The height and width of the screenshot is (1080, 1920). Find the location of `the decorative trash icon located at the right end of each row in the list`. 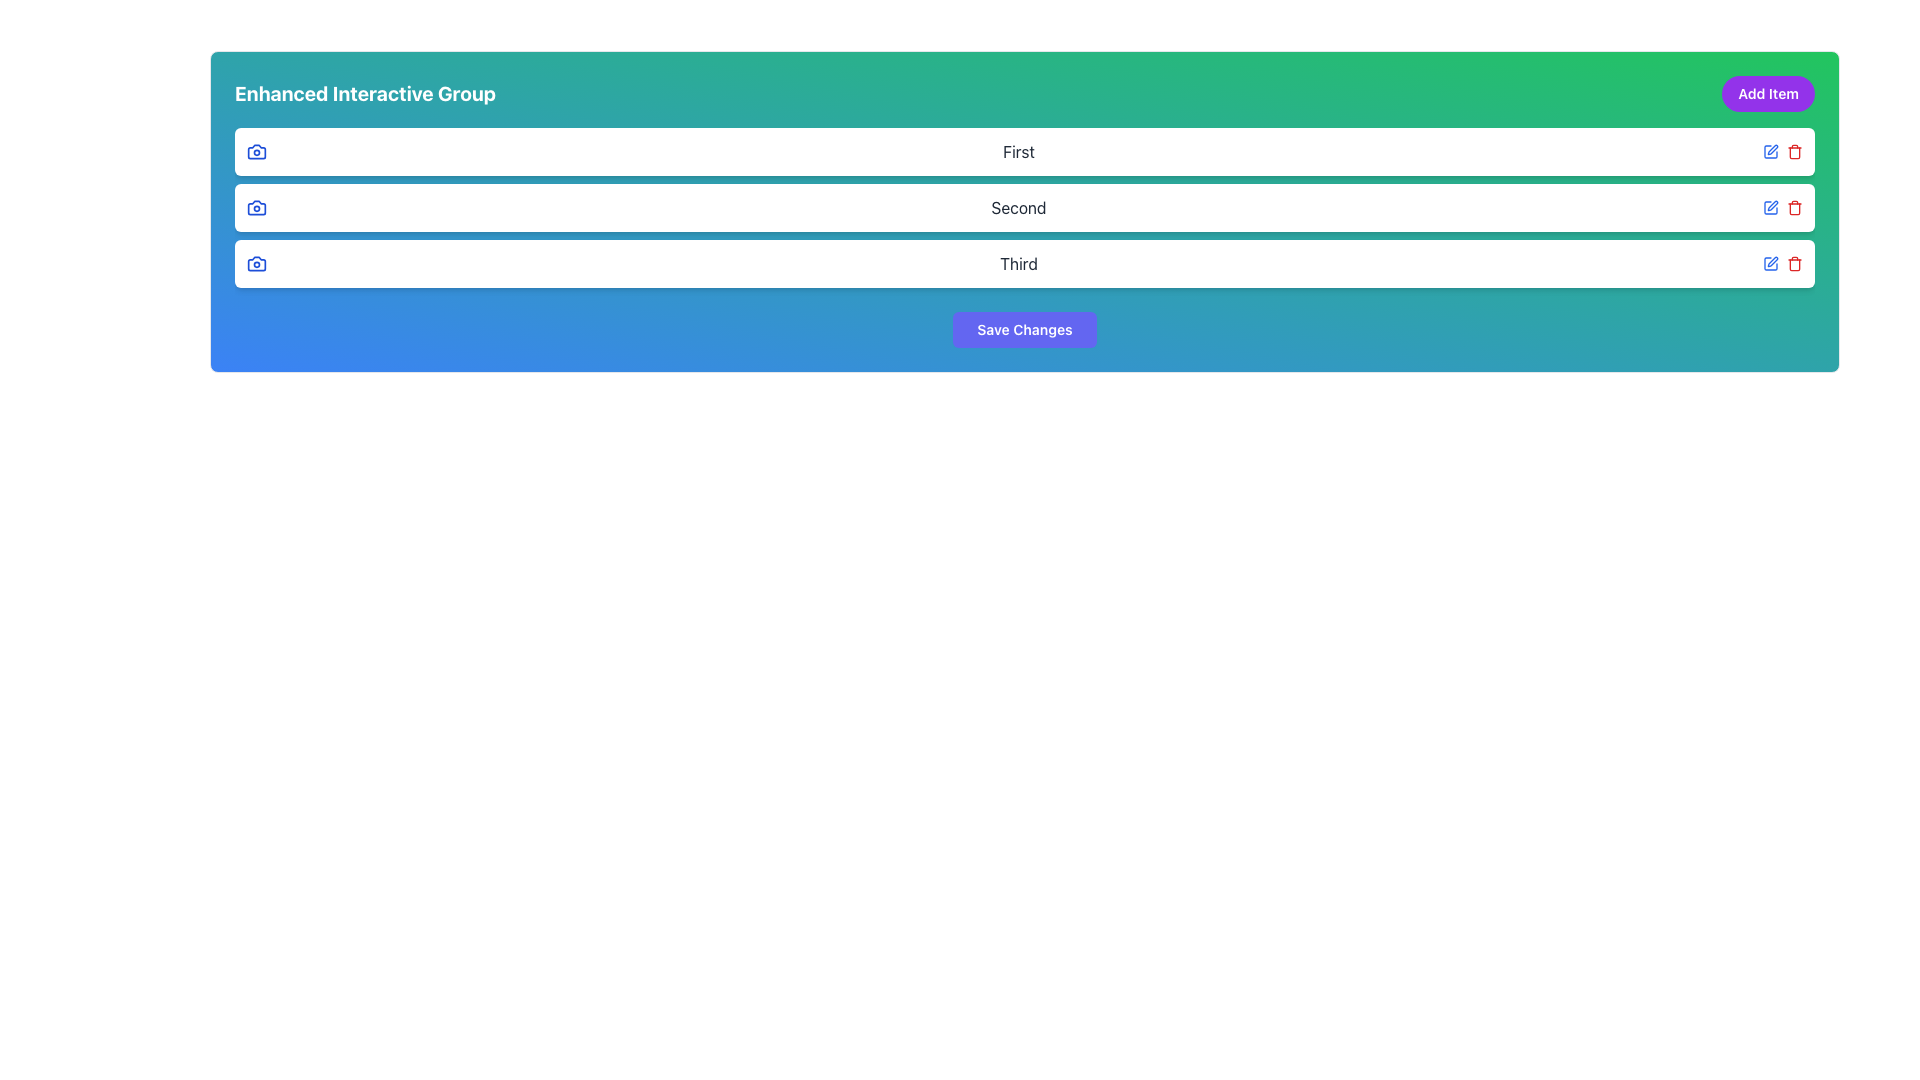

the decorative trash icon located at the right end of each row in the list is located at coordinates (1795, 208).